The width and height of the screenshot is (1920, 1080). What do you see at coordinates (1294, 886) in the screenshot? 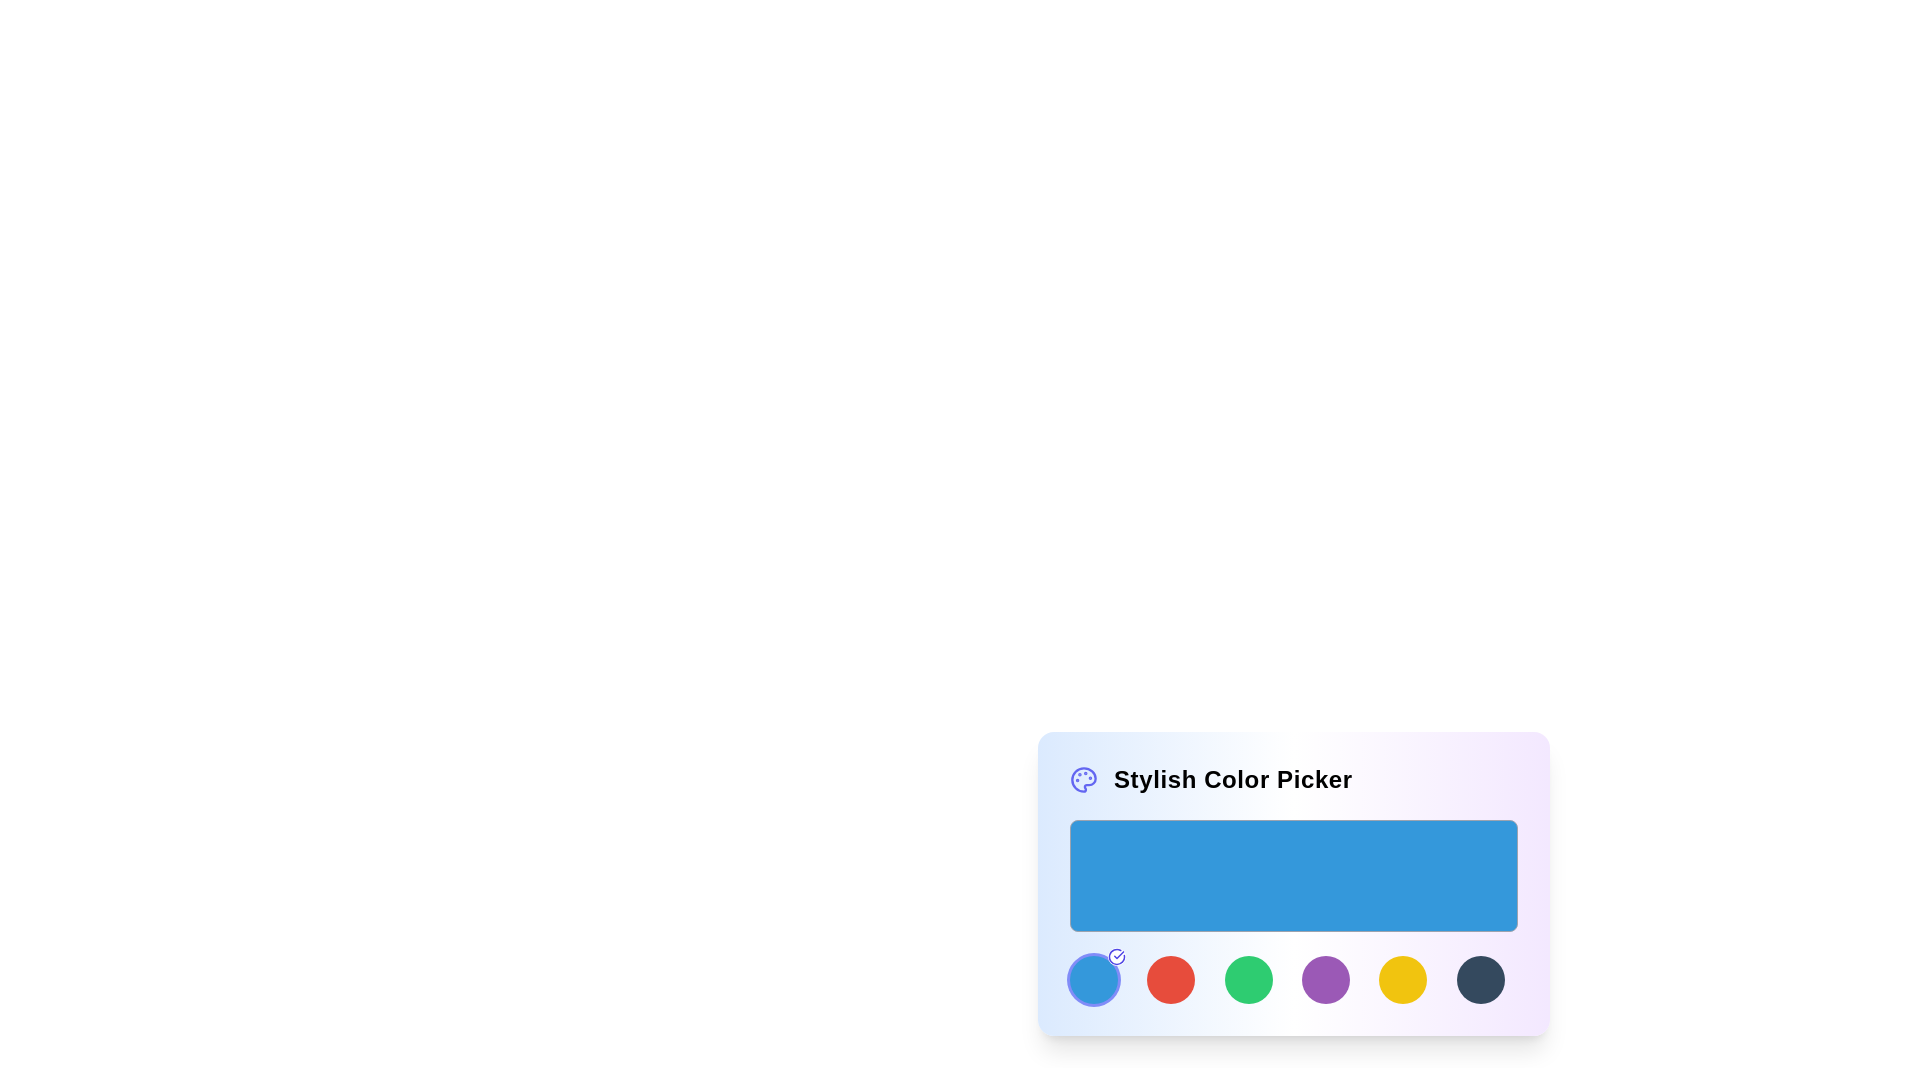
I see `properties of the Display area or preview pane within the Stylish Color Picker component, which has a blue background and is centrally placed below the heading 'Stylish Color Picker'` at bounding box center [1294, 886].